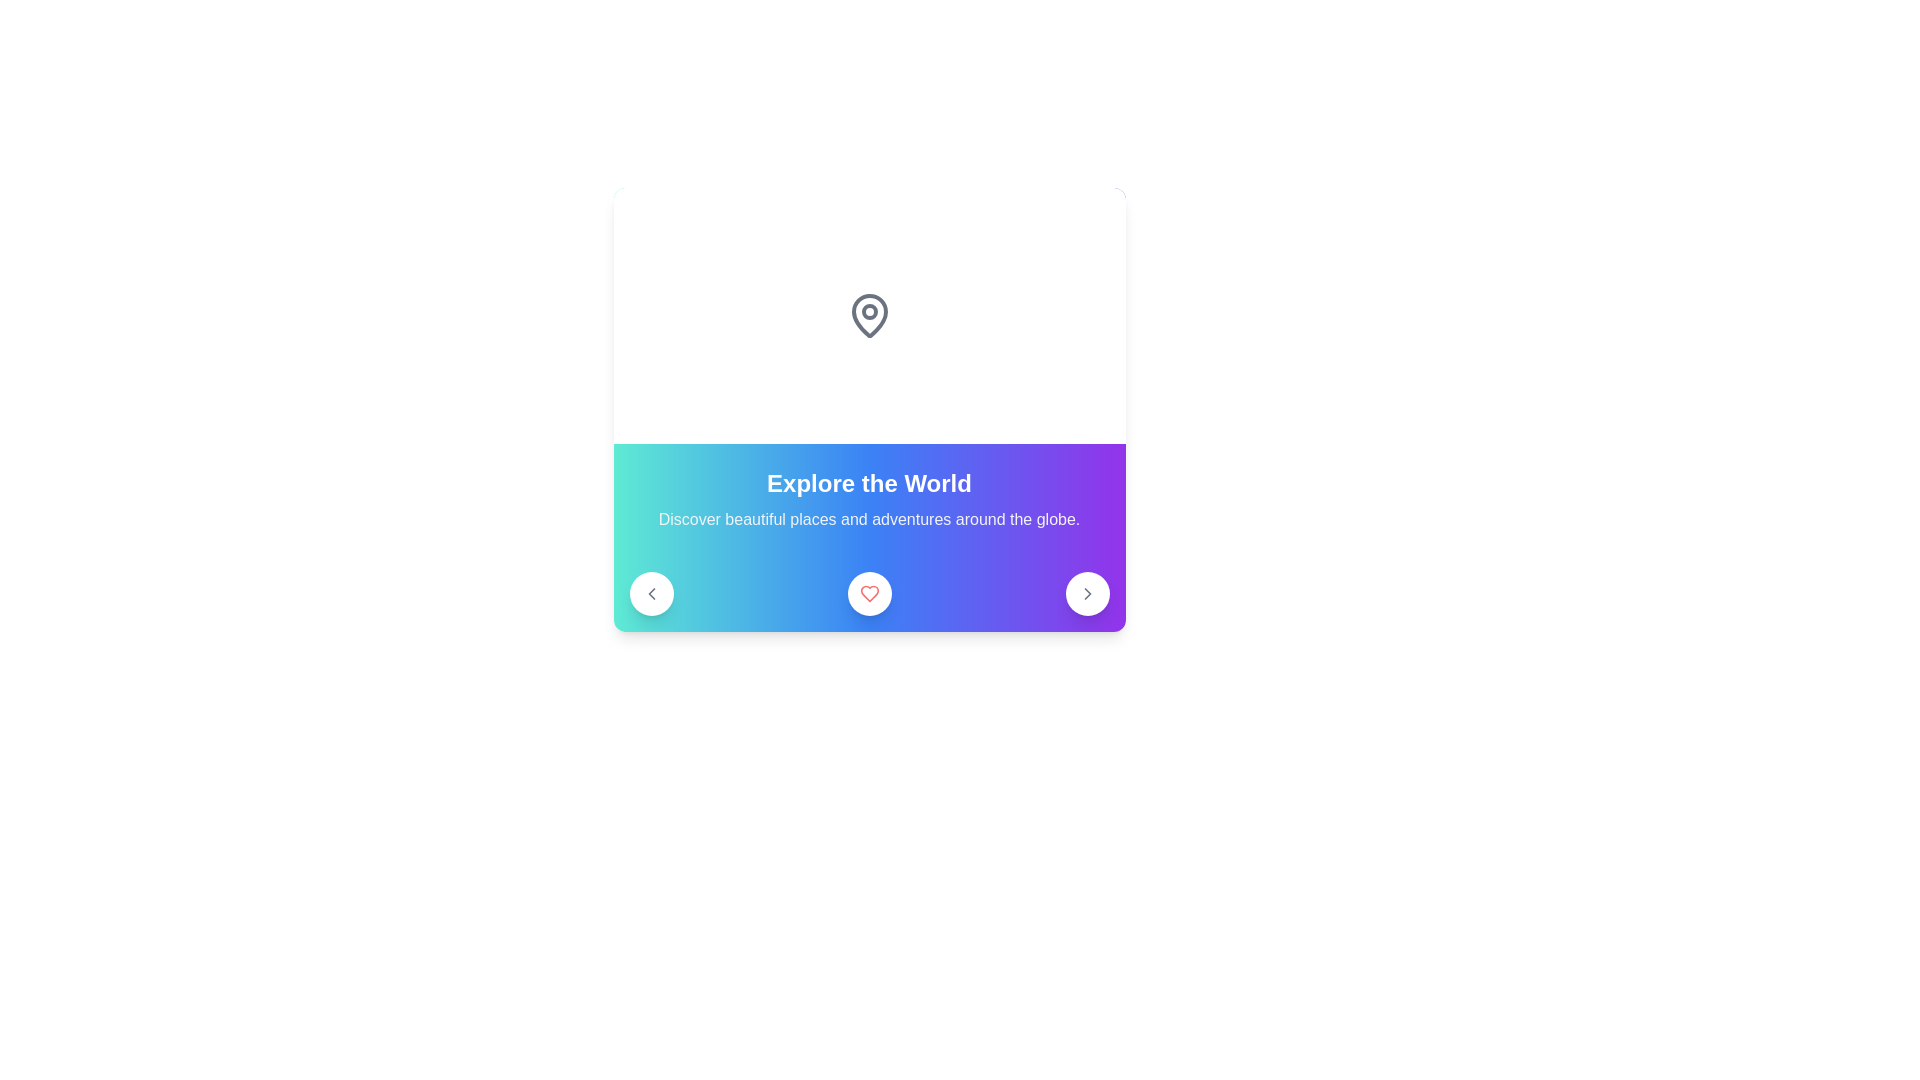 The height and width of the screenshot is (1080, 1920). Describe the element at coordinates (869, 483) in the screenshot. I see `the 'Explore the World' text label, which is styled in bold, large, white font and has a vibrant gradient background transitioning between cyan and purple` at that location.